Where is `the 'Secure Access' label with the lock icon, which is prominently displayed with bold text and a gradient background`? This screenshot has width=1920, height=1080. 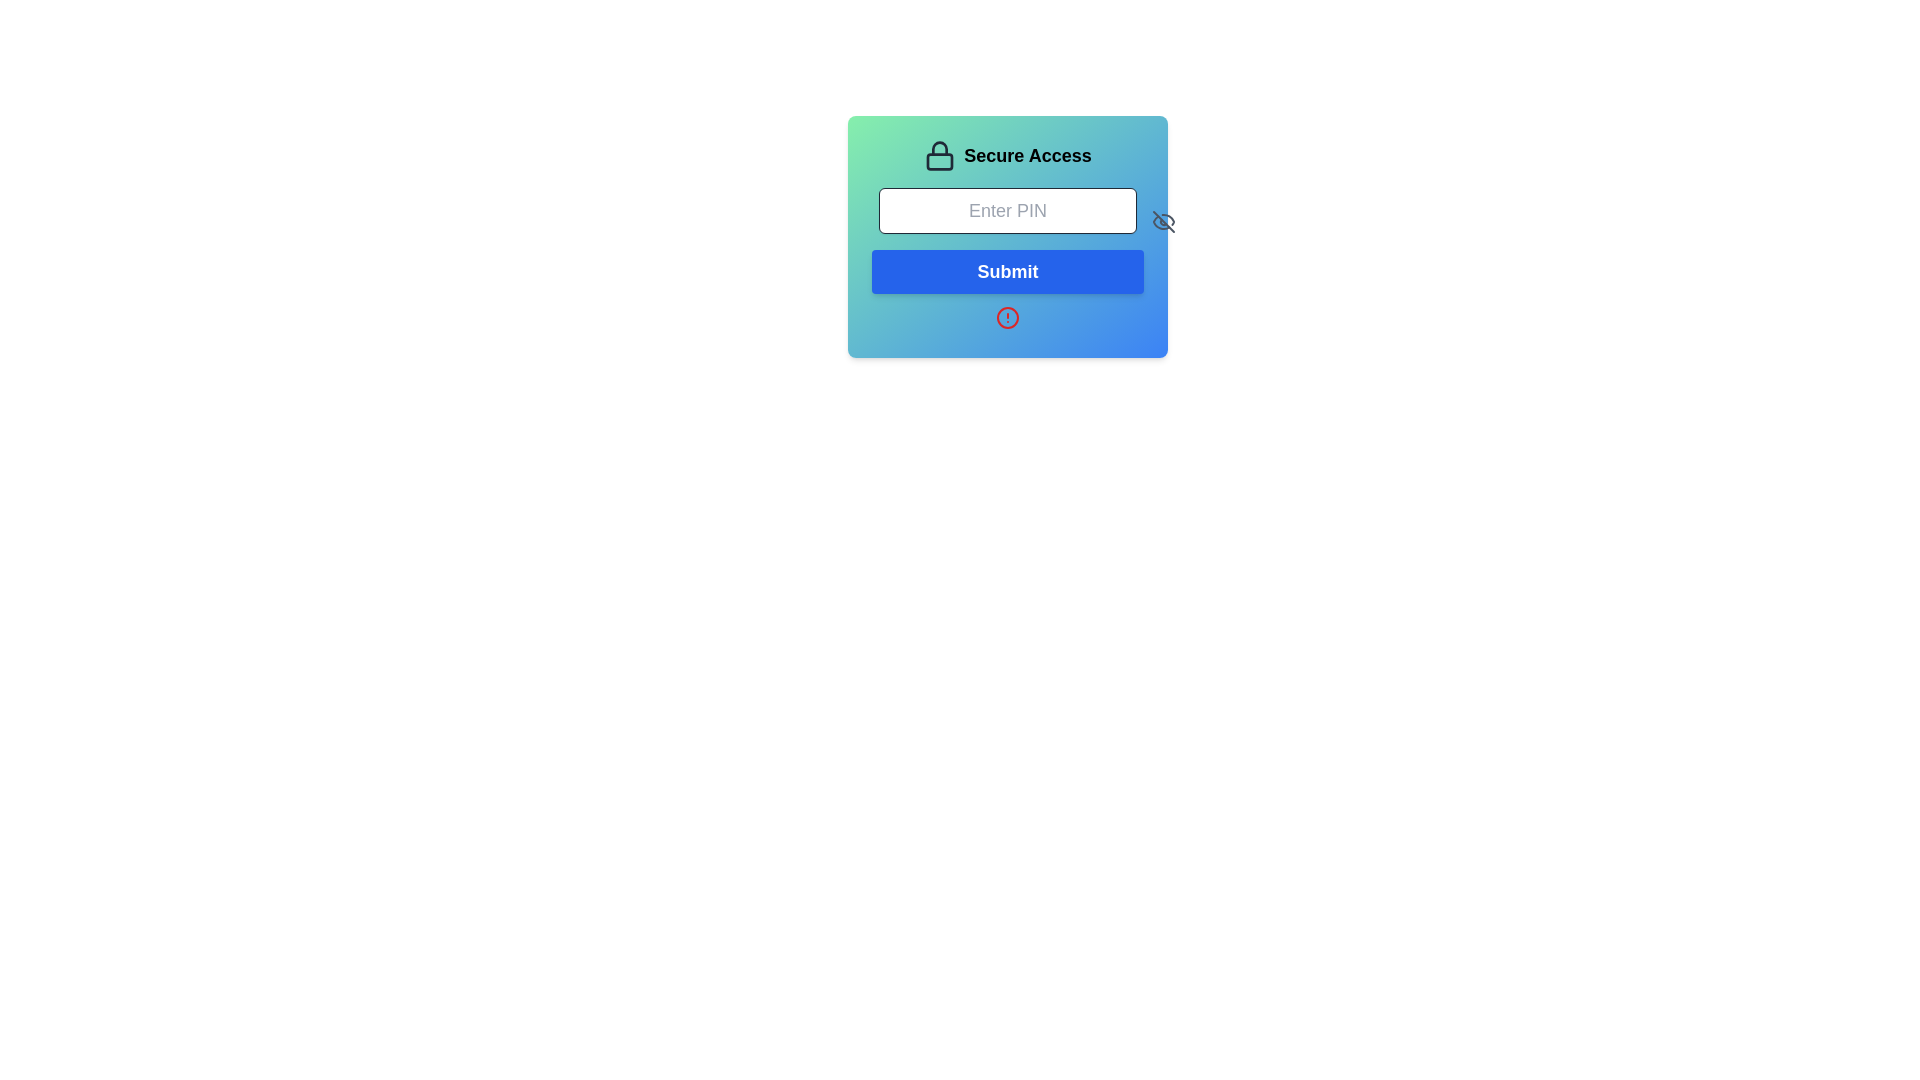 the 'Secure Access' label with the lock icon, which is prominently displayed with bold text and a gradient background is located at coordinates (1008, 154).